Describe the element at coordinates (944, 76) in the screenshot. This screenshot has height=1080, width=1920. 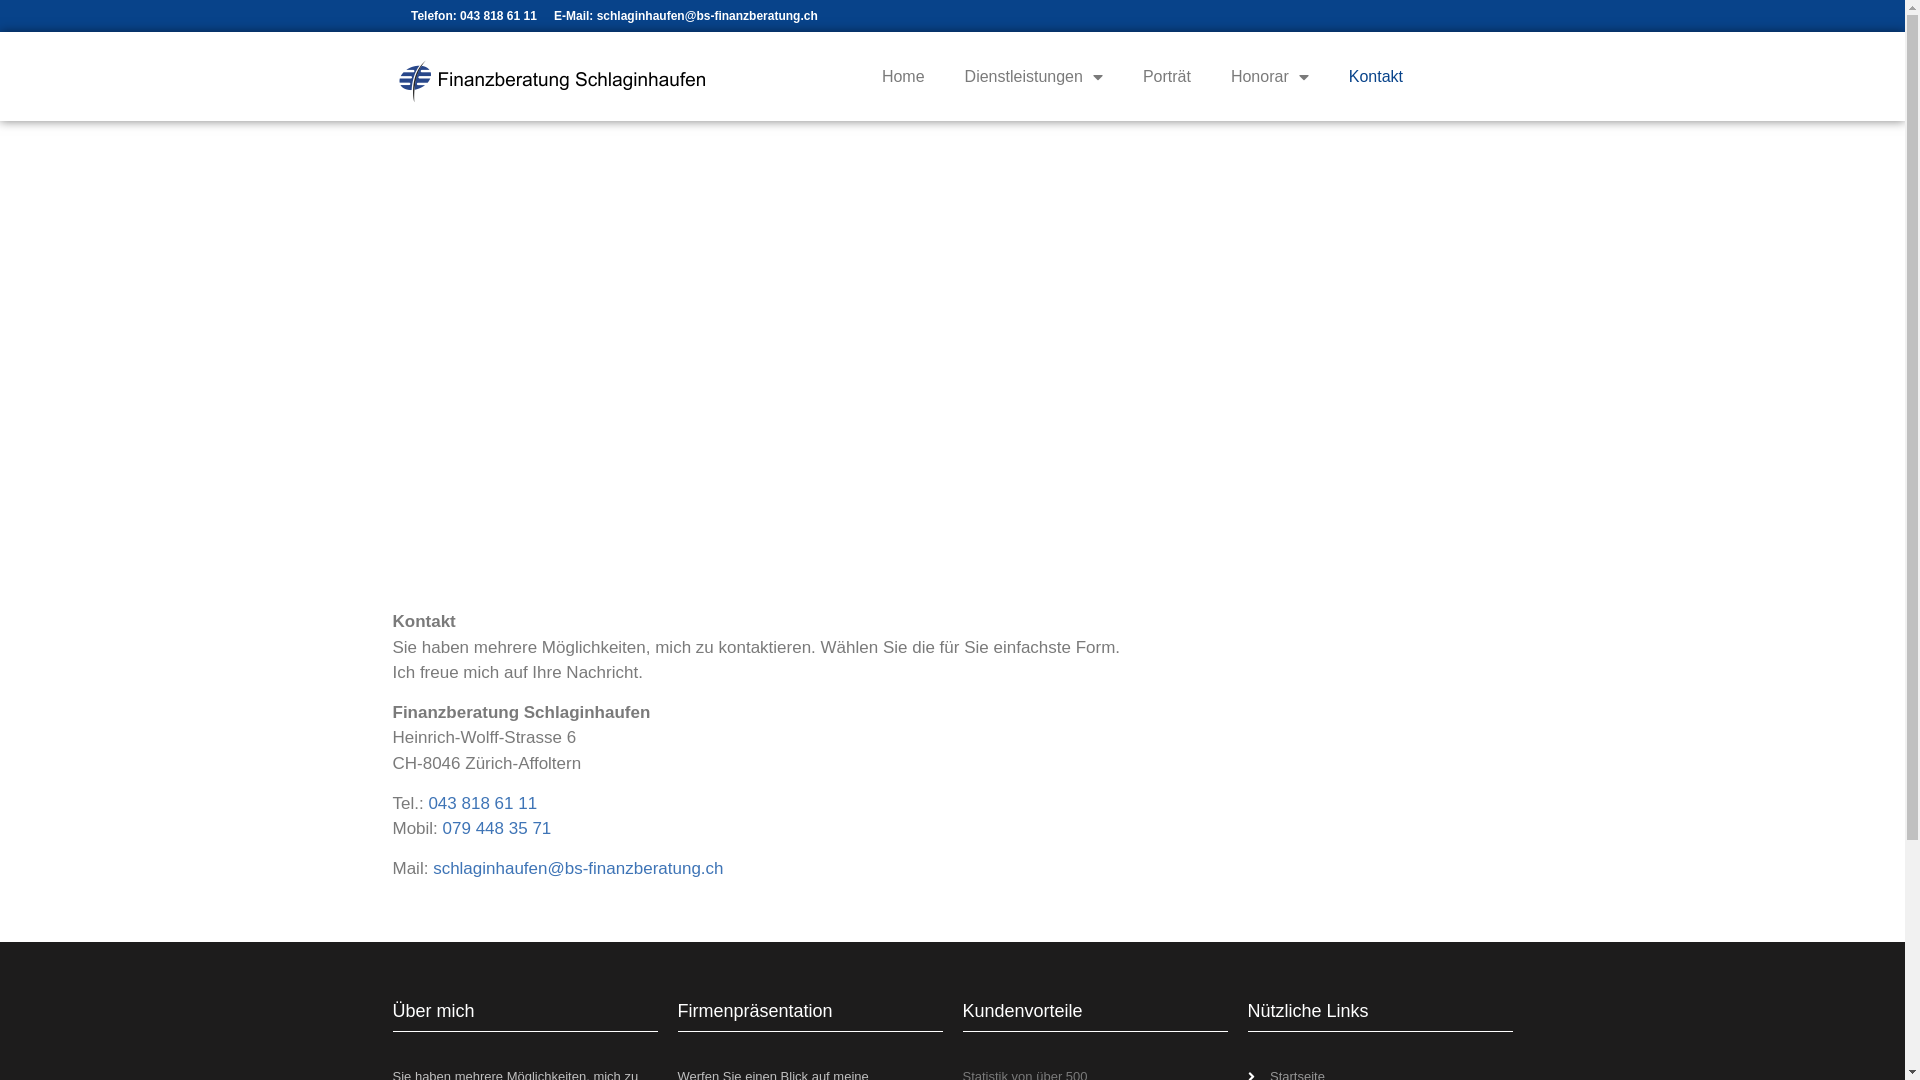
I see `'Dienstleistungen'` at that location.